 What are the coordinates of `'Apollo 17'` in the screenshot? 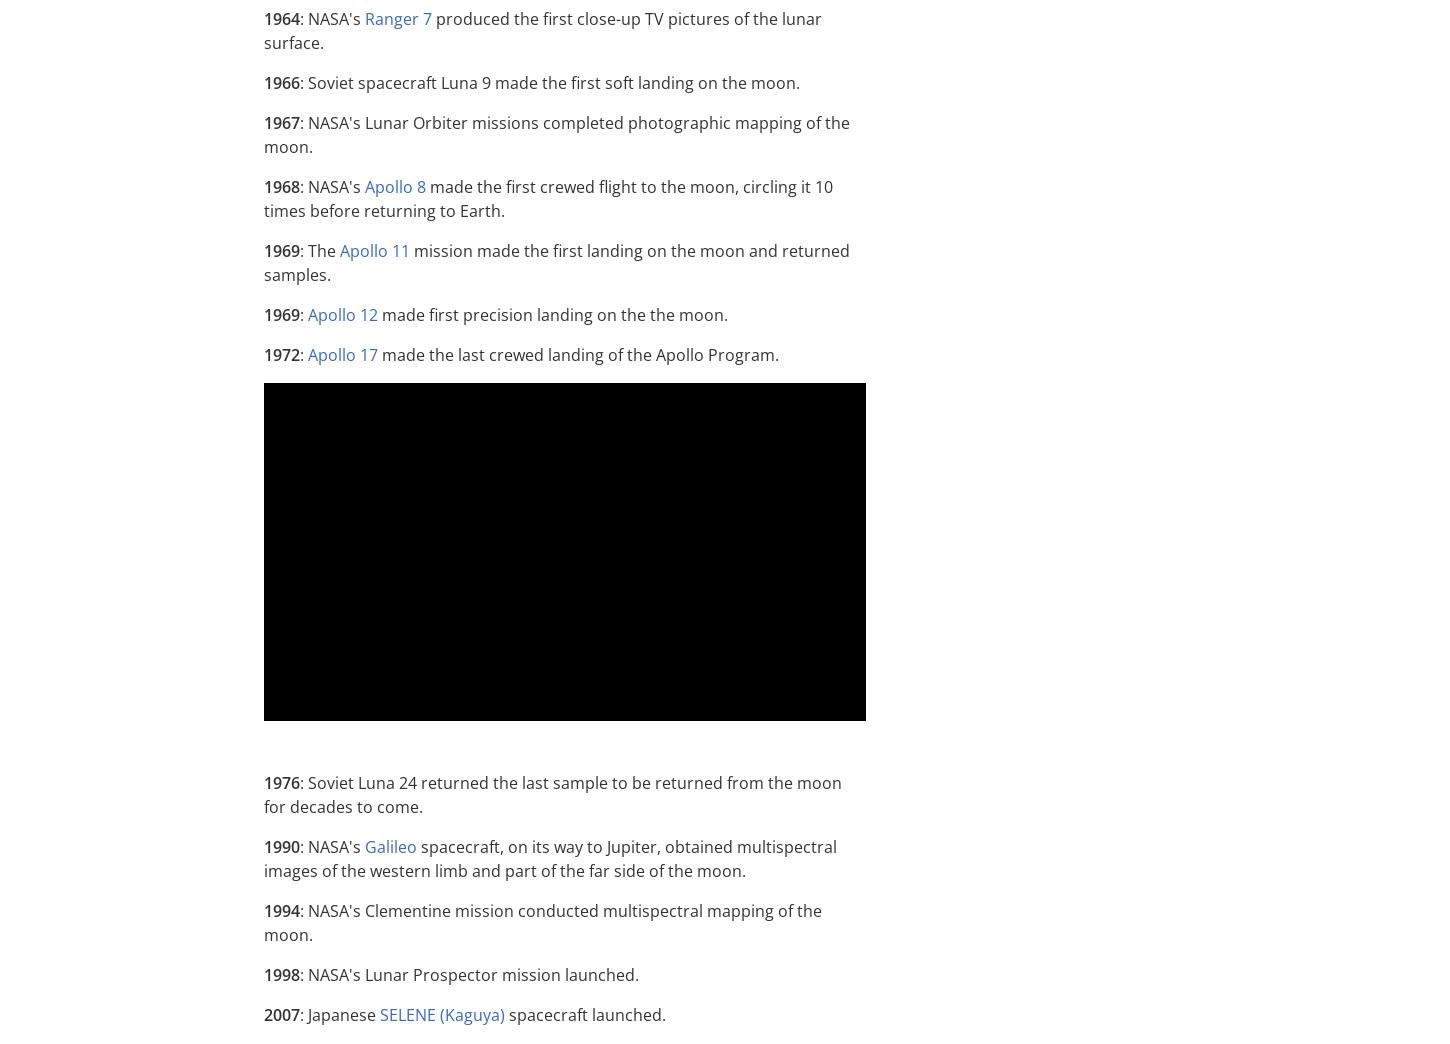 It's located at (307, 354).